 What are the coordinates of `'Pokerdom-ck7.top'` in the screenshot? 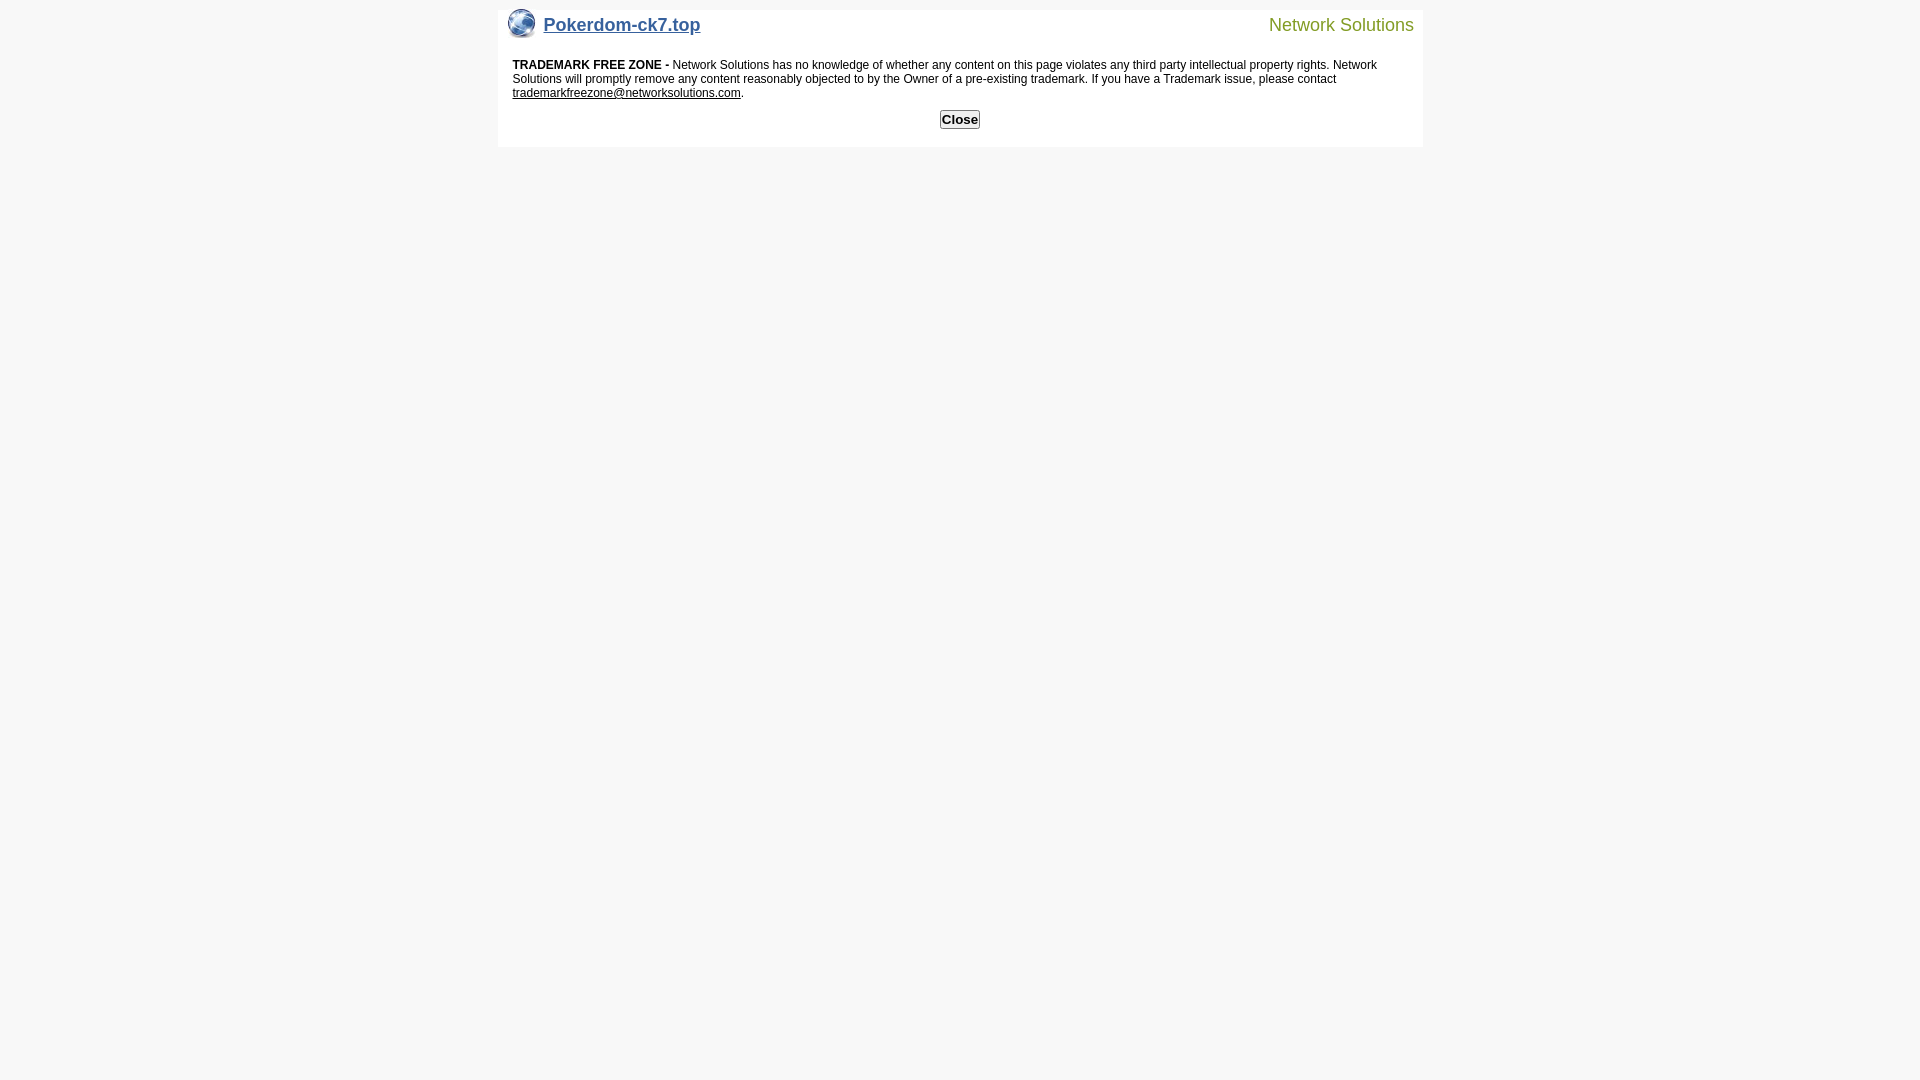 It's located at (603, 29).